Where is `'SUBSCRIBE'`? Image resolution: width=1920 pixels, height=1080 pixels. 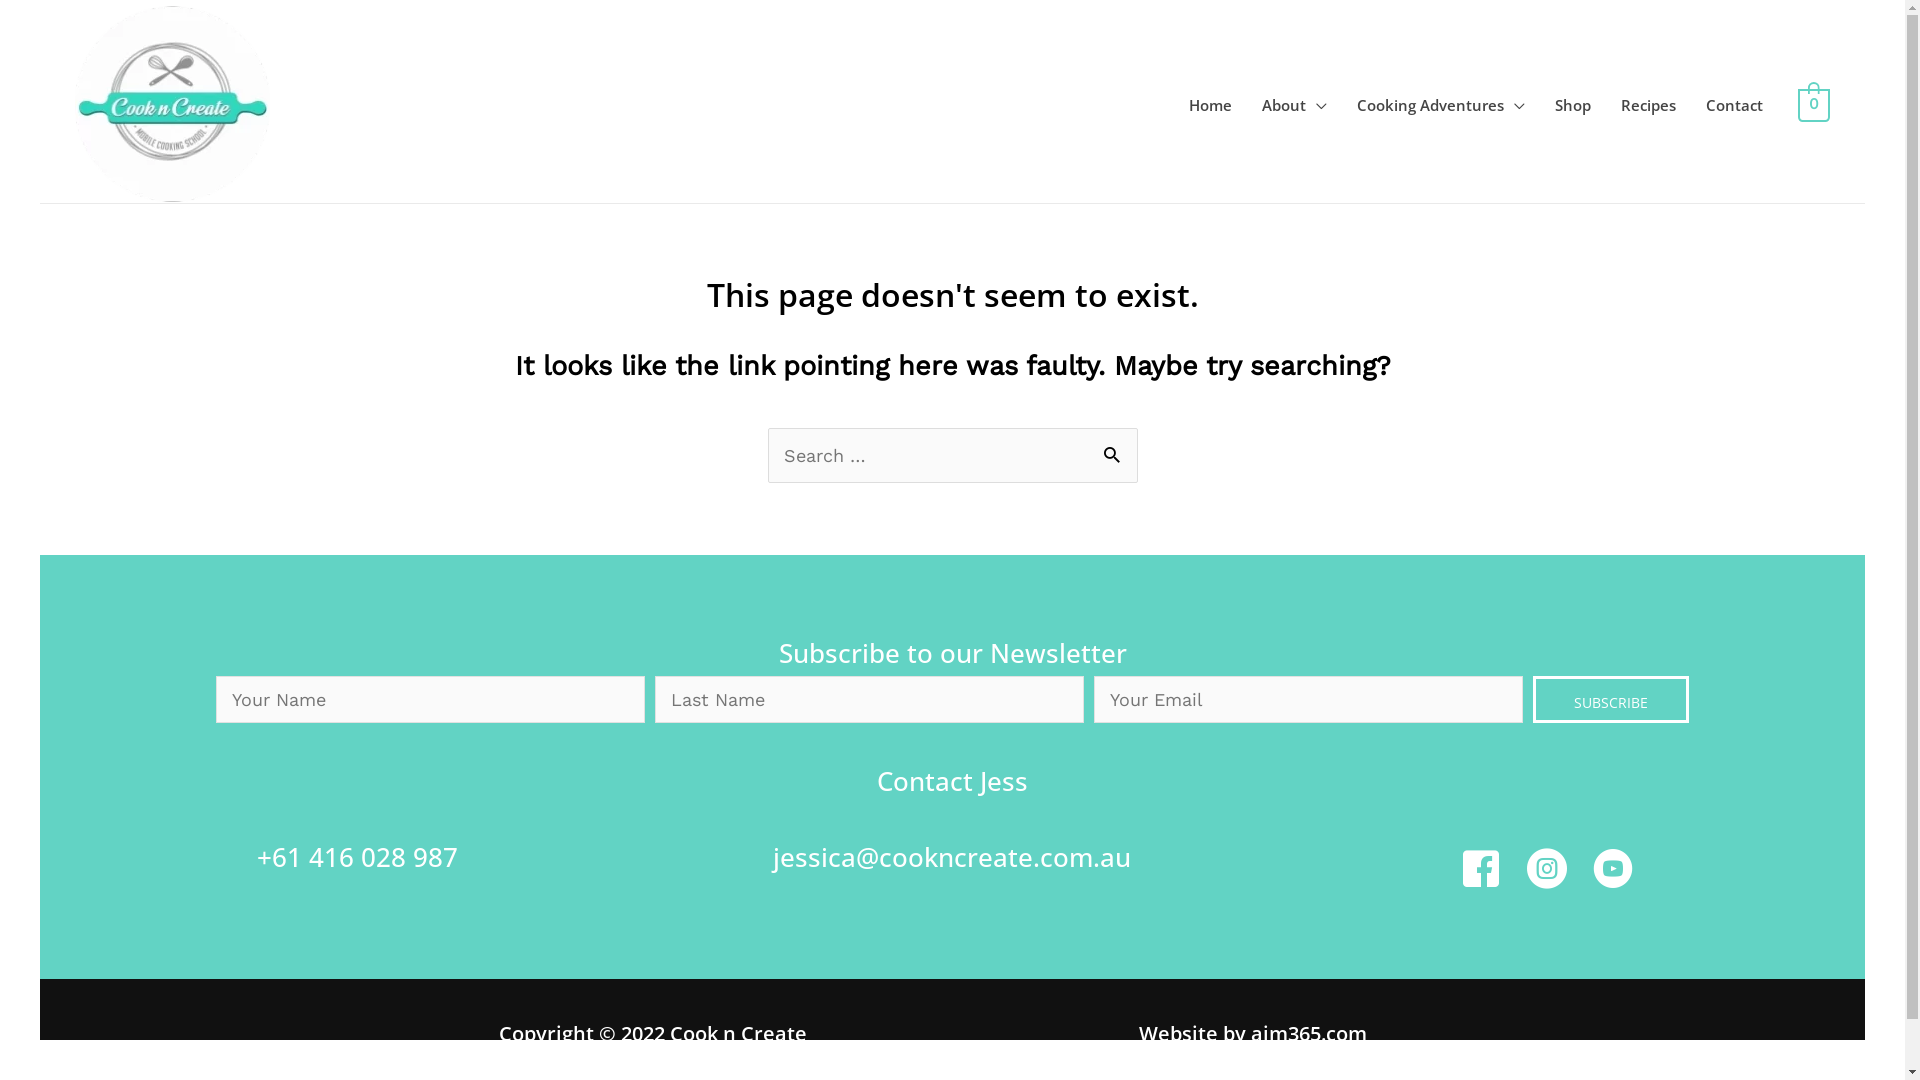
'SUBSCRIBE' is located at coordinates (1611, 698).